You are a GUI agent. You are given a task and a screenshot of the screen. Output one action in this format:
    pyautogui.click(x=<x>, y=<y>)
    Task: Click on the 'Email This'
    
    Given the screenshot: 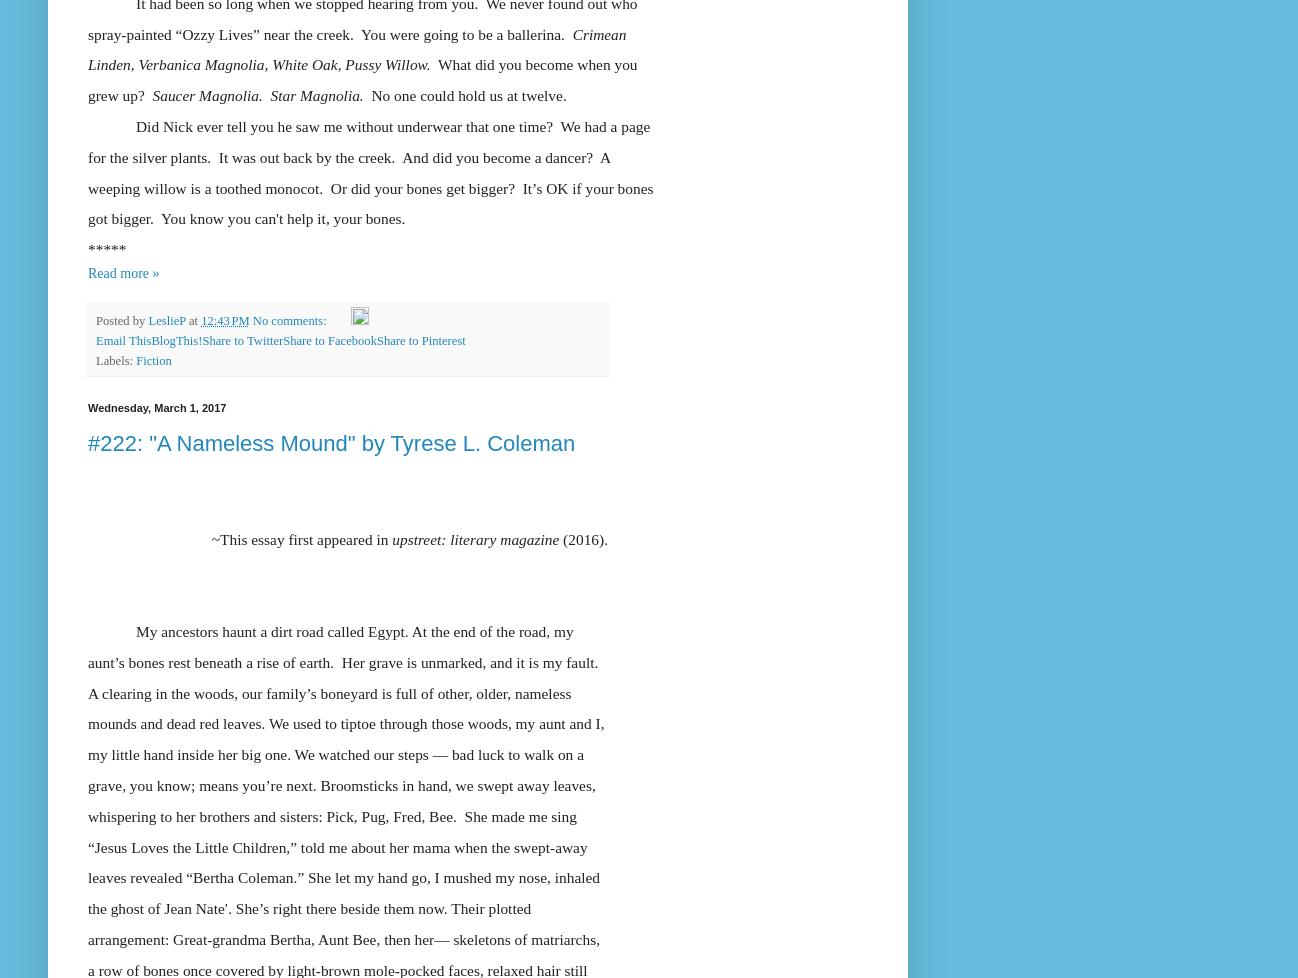 What is the action you would take?
    pyautogui.click(x=123, y=340)
    